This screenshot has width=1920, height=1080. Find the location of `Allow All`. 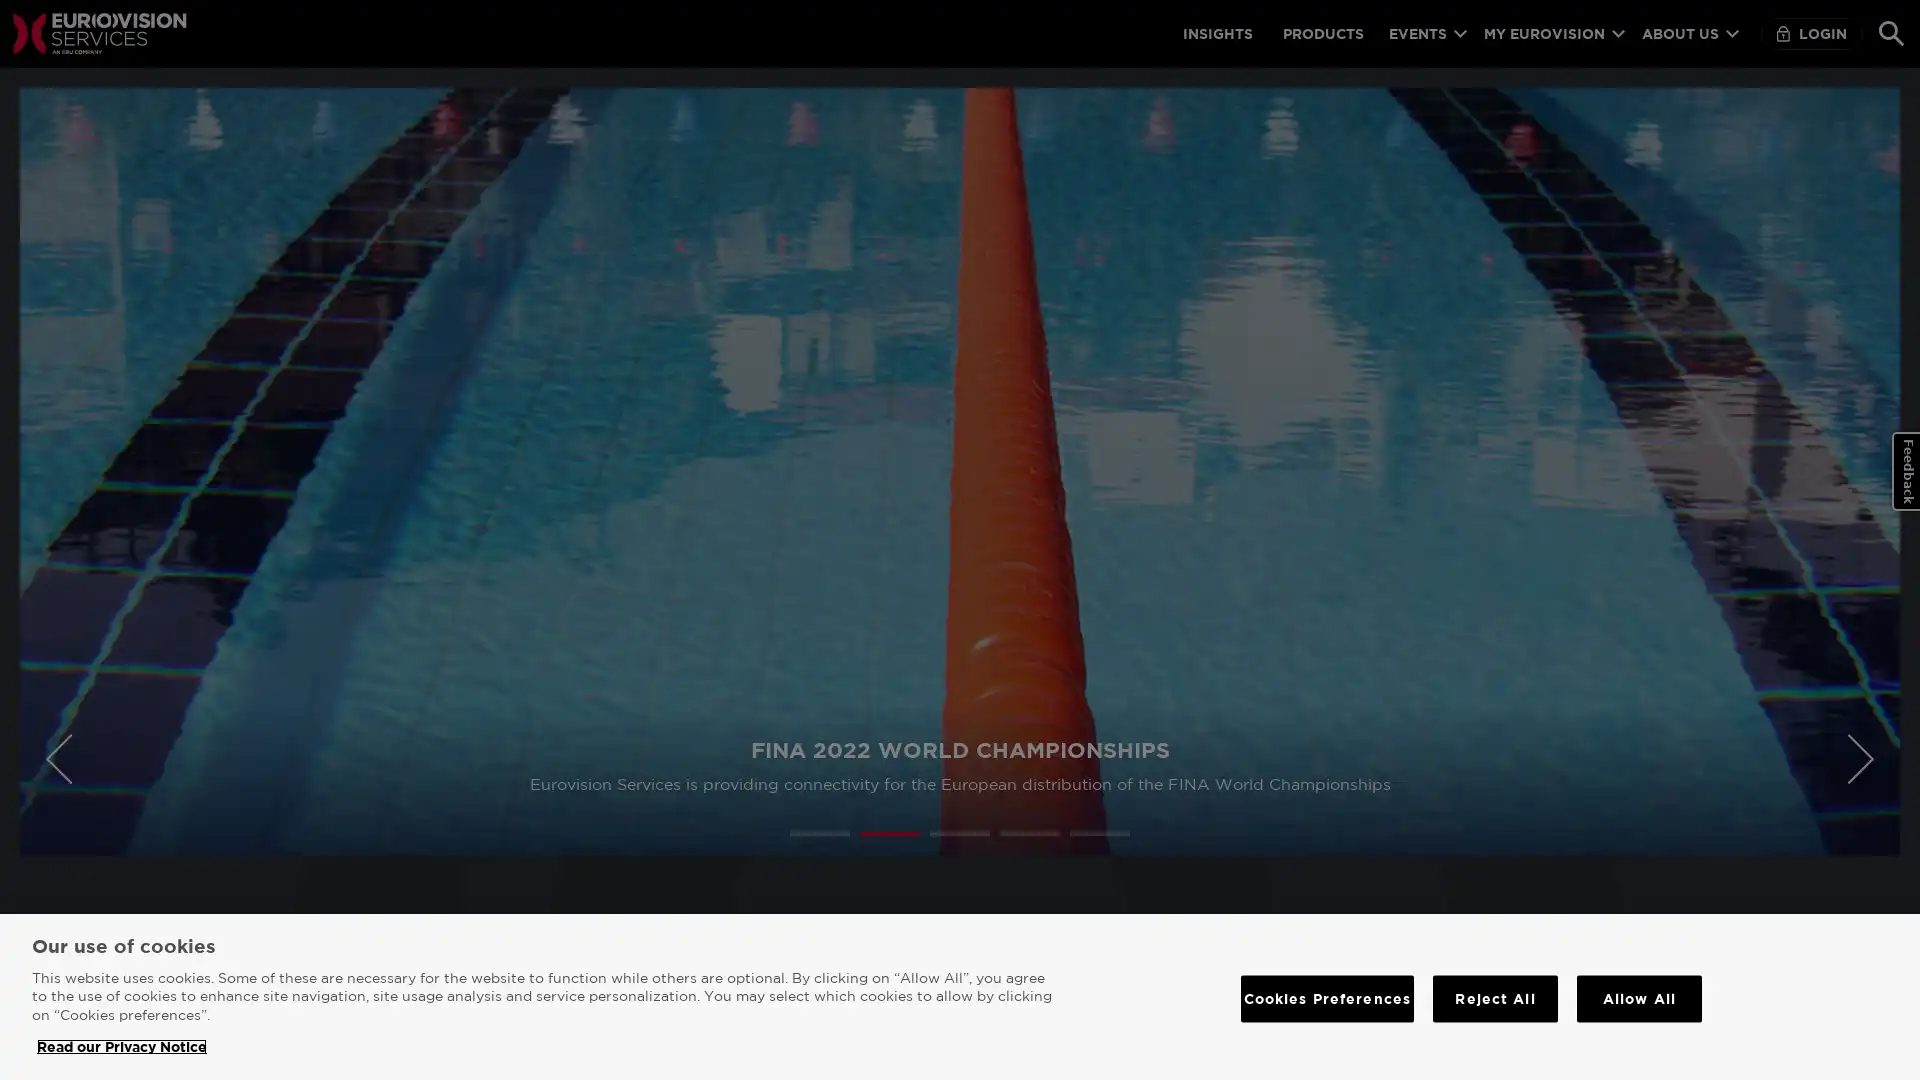

Allow All is located at coordinates (1639, 998).